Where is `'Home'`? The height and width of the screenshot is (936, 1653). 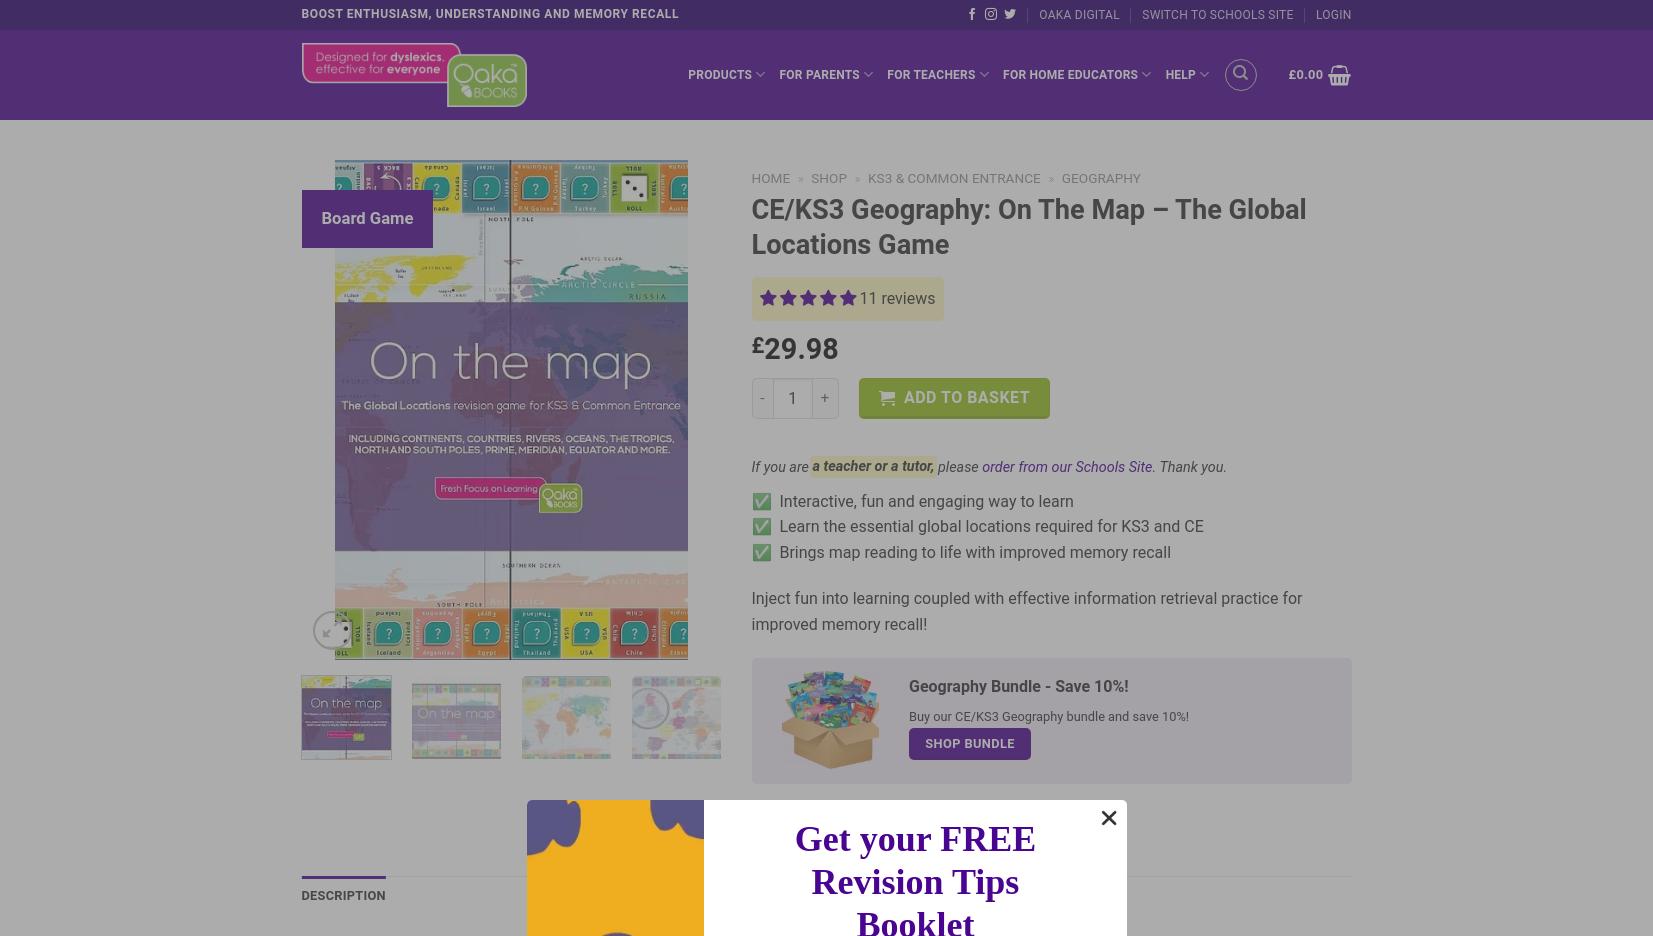 'Home' is located at coordinates (769, 177).